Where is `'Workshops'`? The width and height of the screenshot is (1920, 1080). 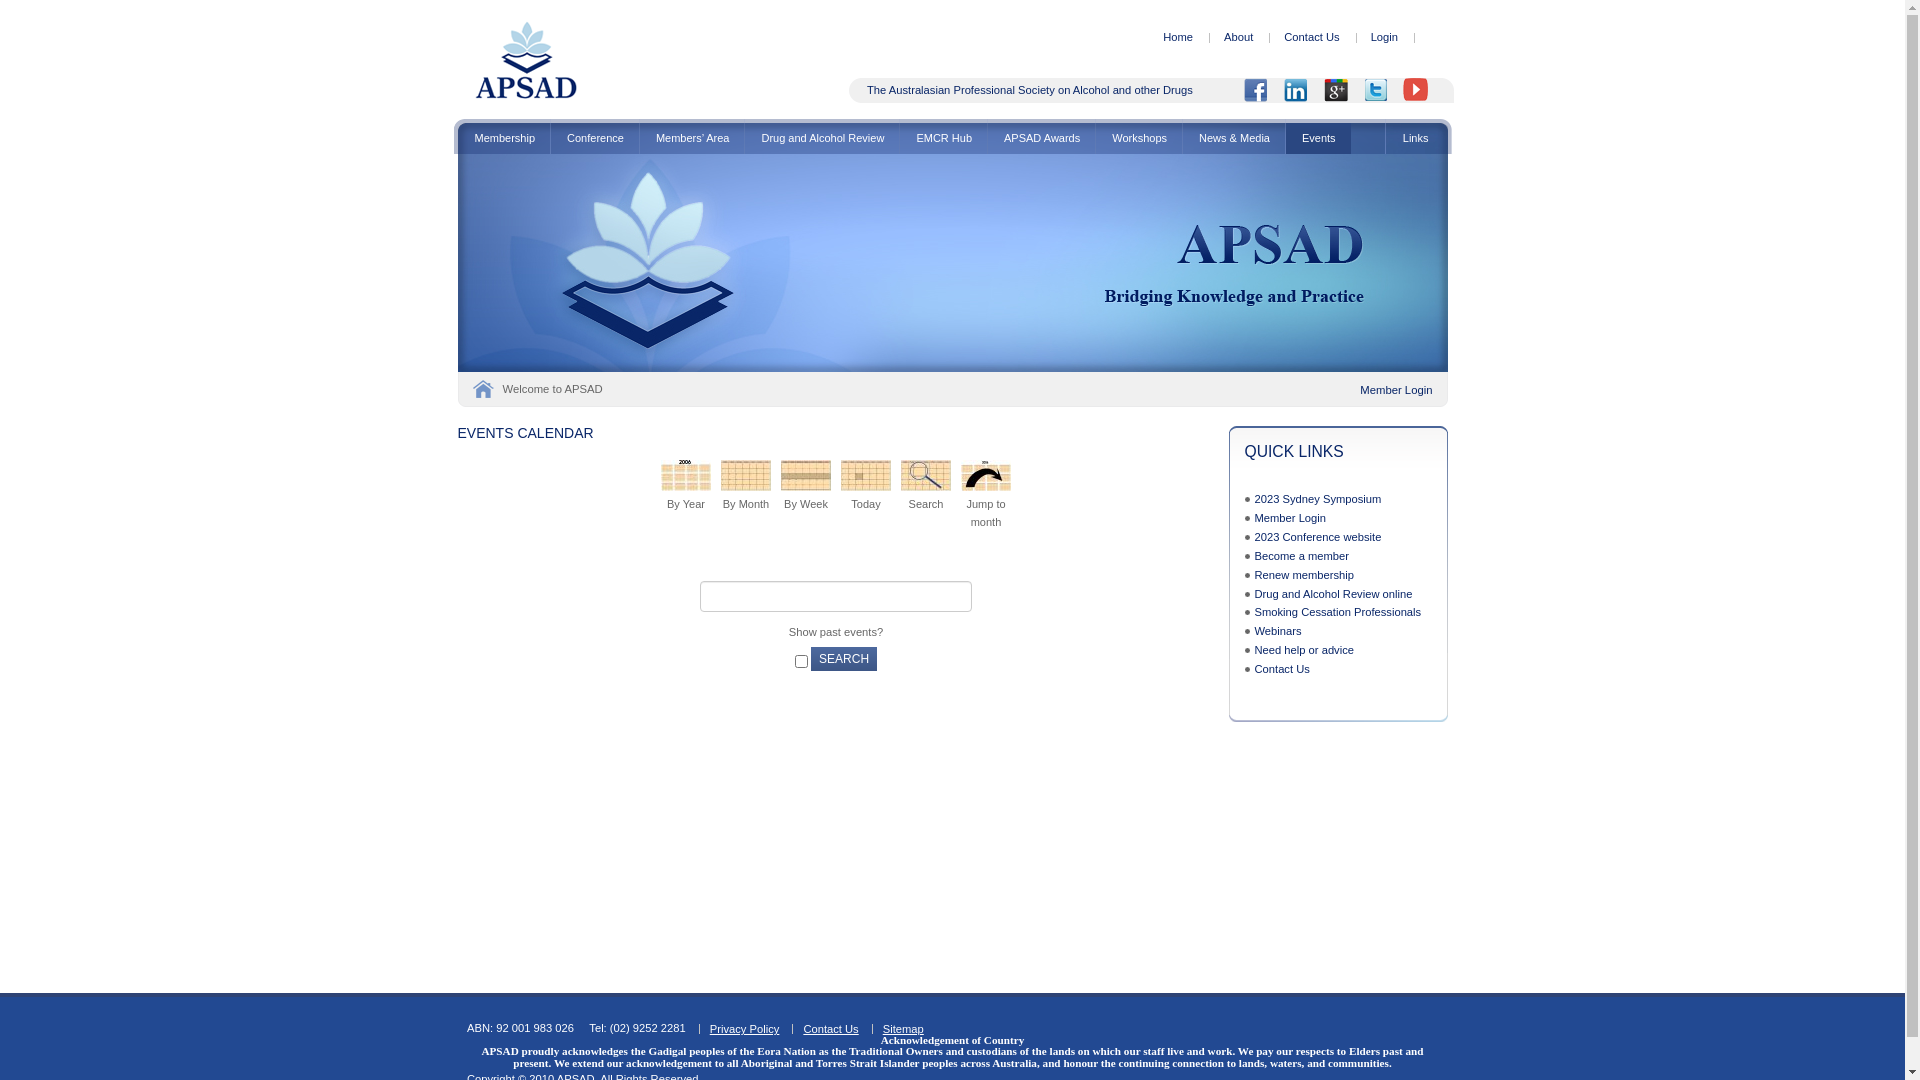 'Workshops' is located at coordinates (1138, 137).